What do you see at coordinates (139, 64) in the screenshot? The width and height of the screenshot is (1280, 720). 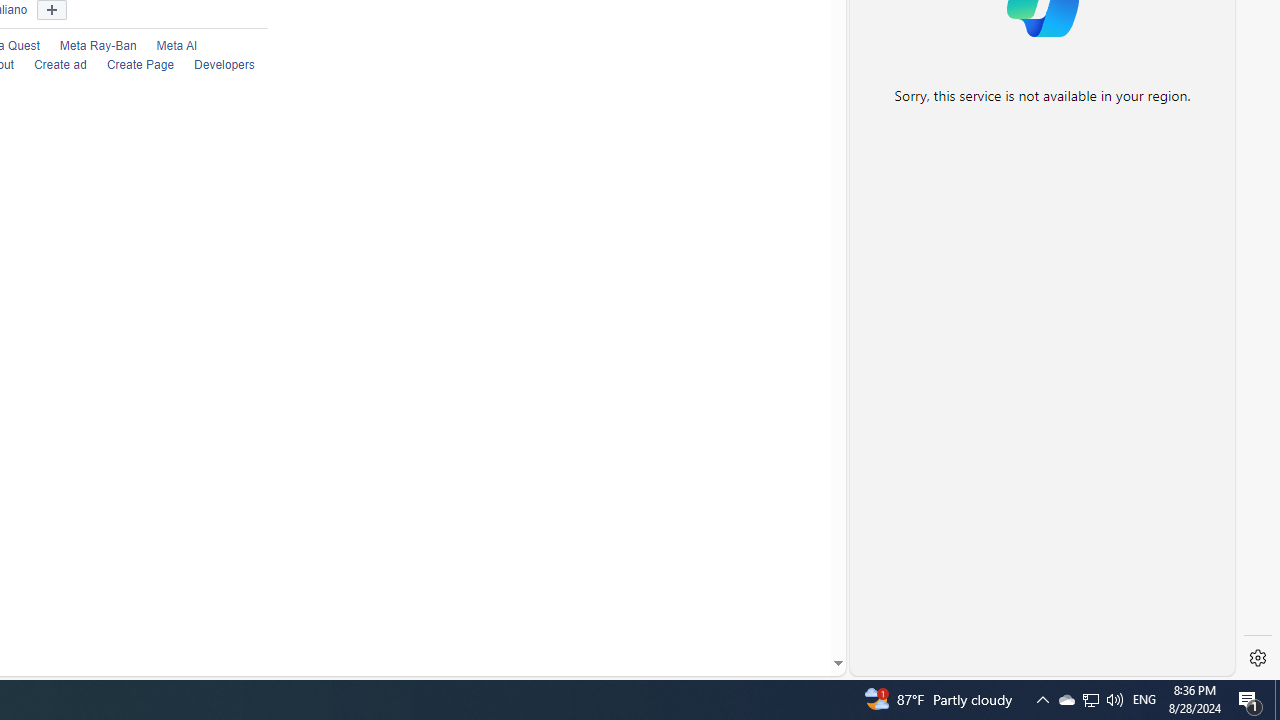 I see `'Create Page'` at bounding box center [139, 64].